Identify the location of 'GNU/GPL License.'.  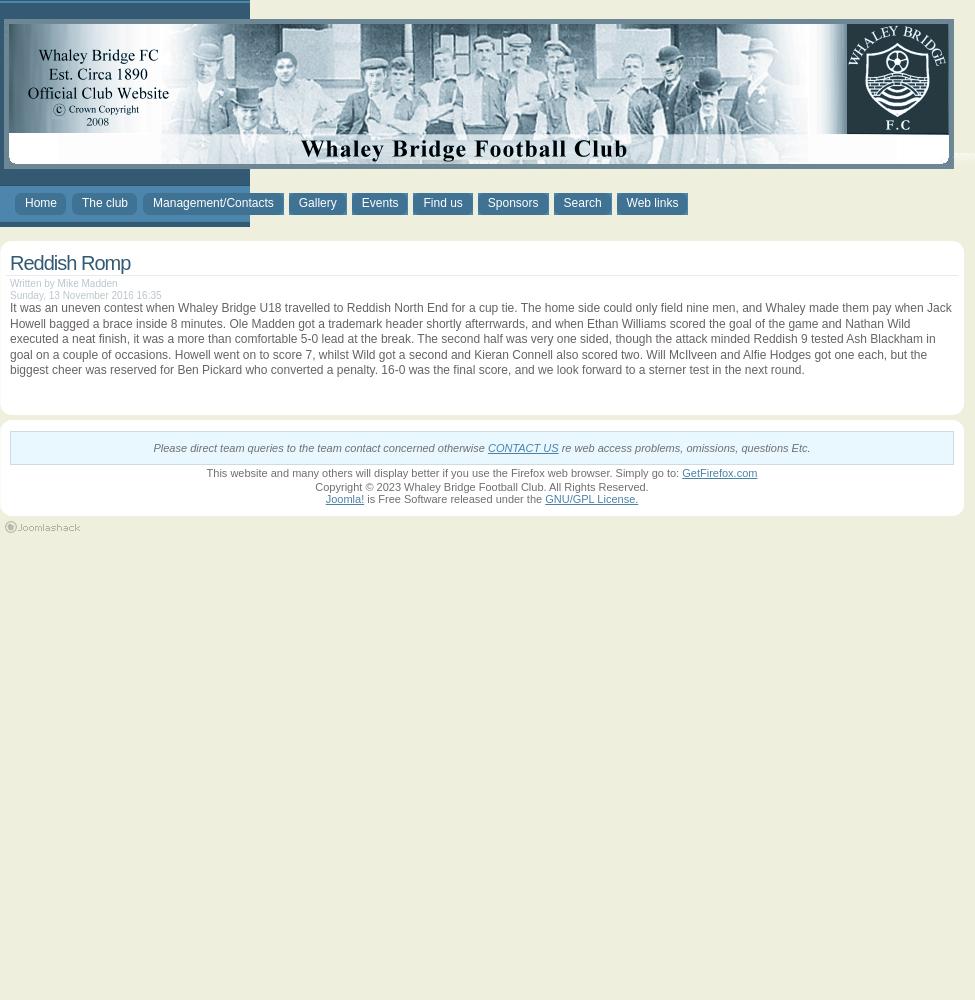
(591, 498).